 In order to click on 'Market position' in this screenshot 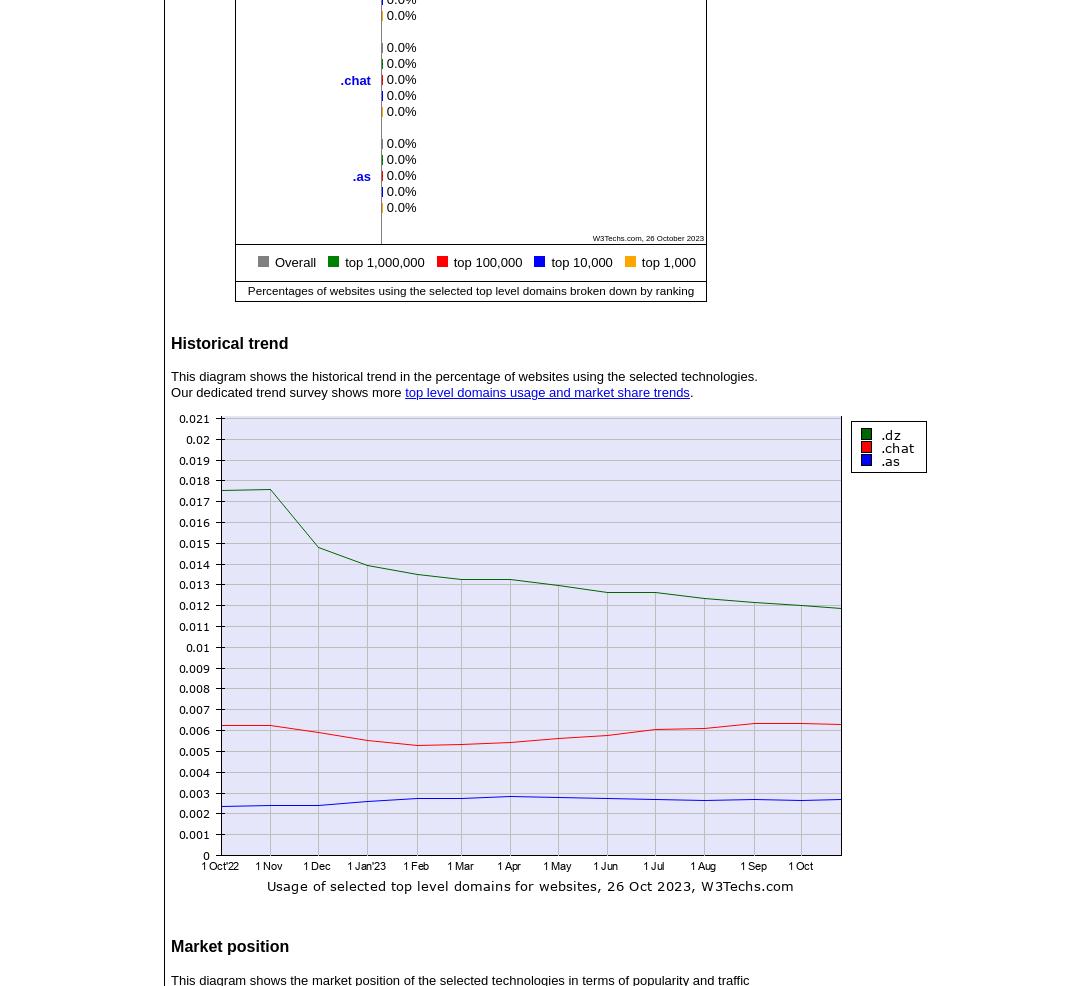, I will do `click(230, 946)`.